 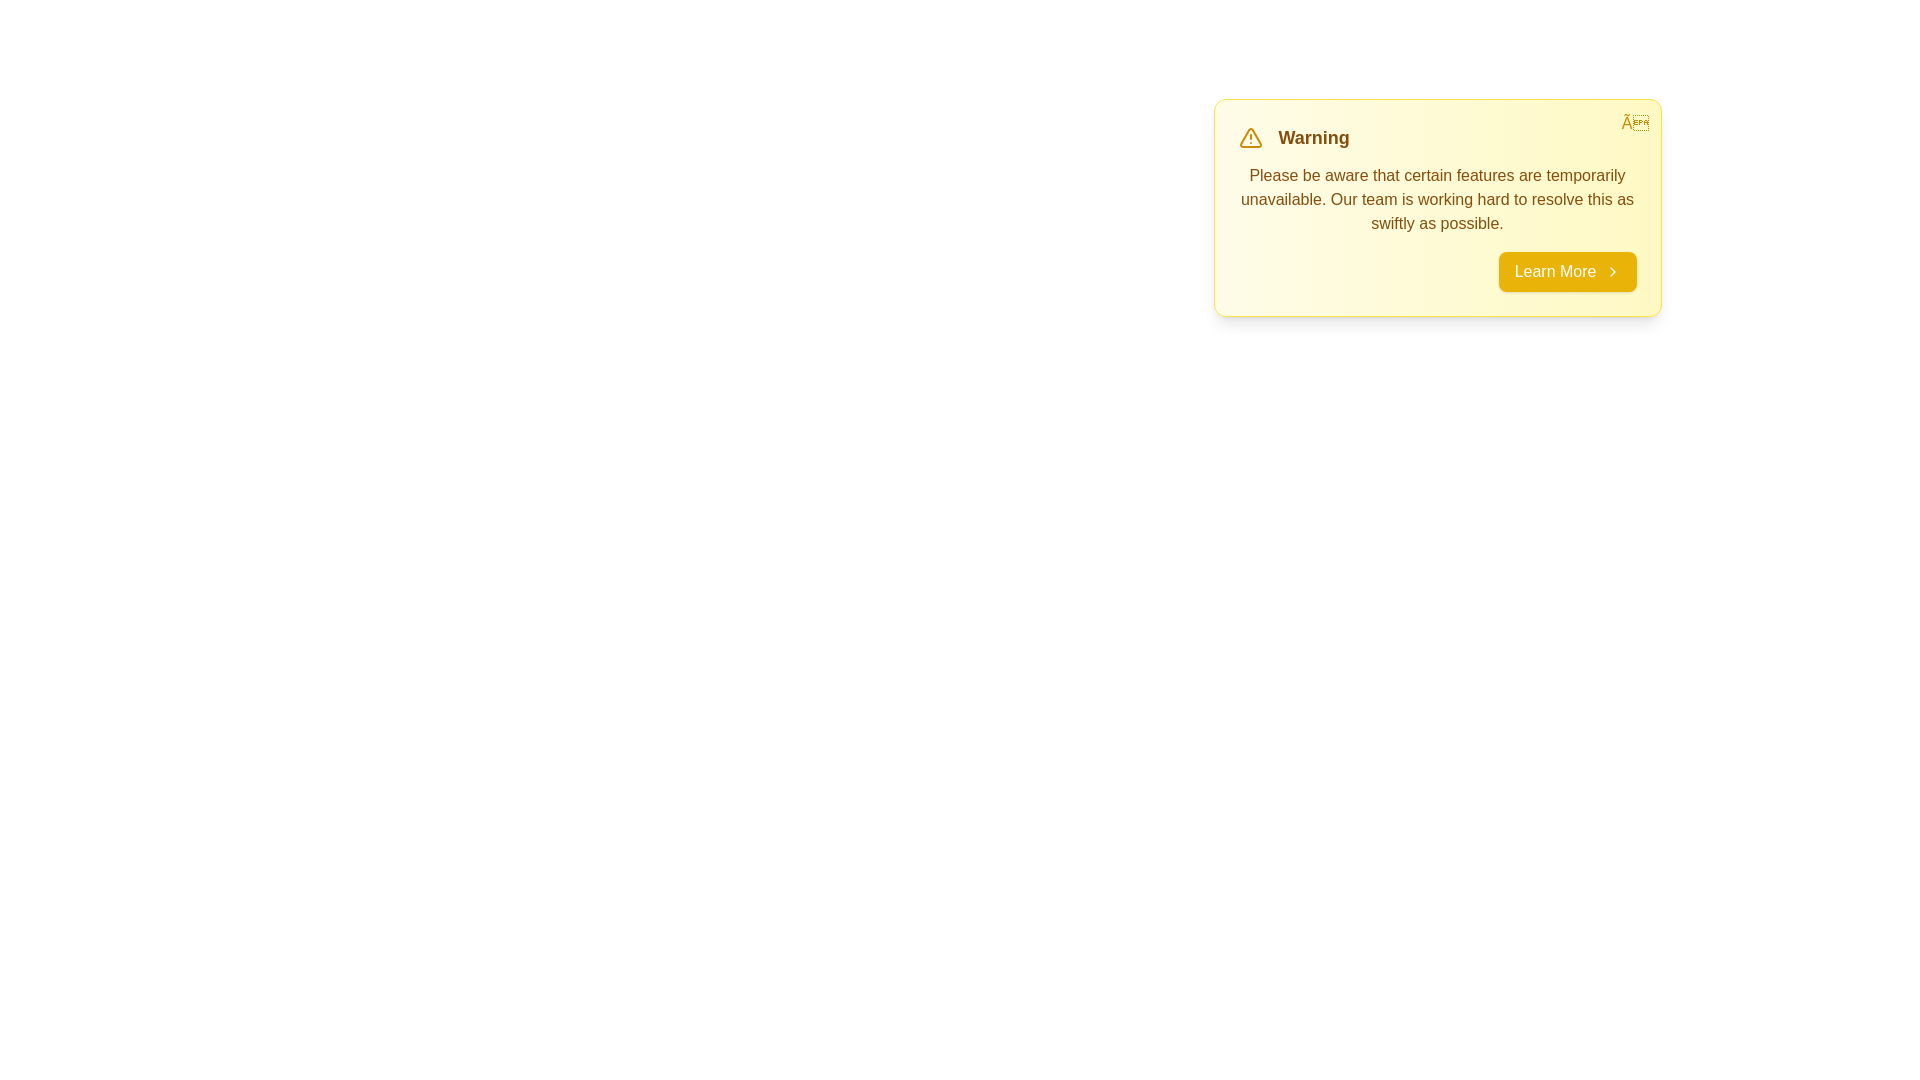 What do you see at coordinates (1635, 123) in the screenshot?
I see `the 'Close alert' button to dismiss the alert` at bounding box center [1635, 123].